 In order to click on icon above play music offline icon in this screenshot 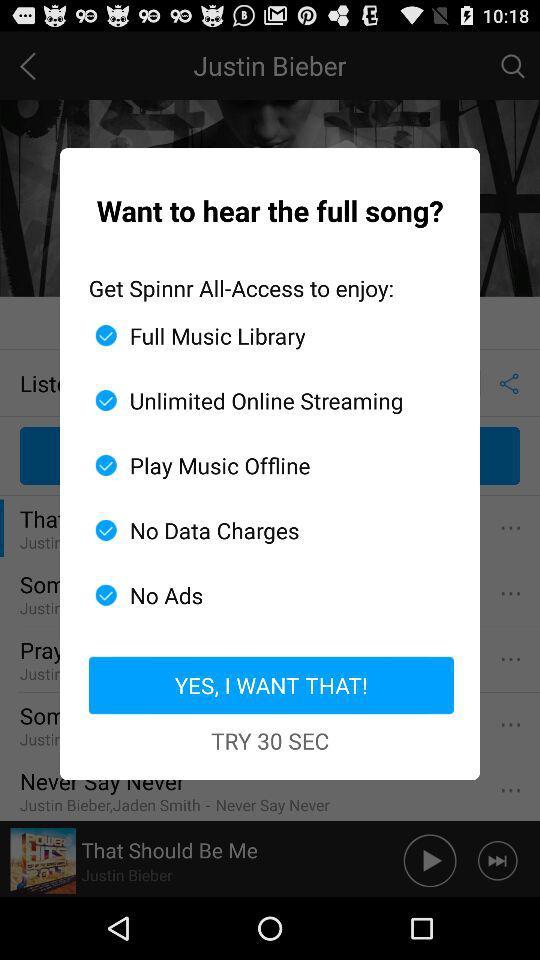, I will do `click(262, 399)`.